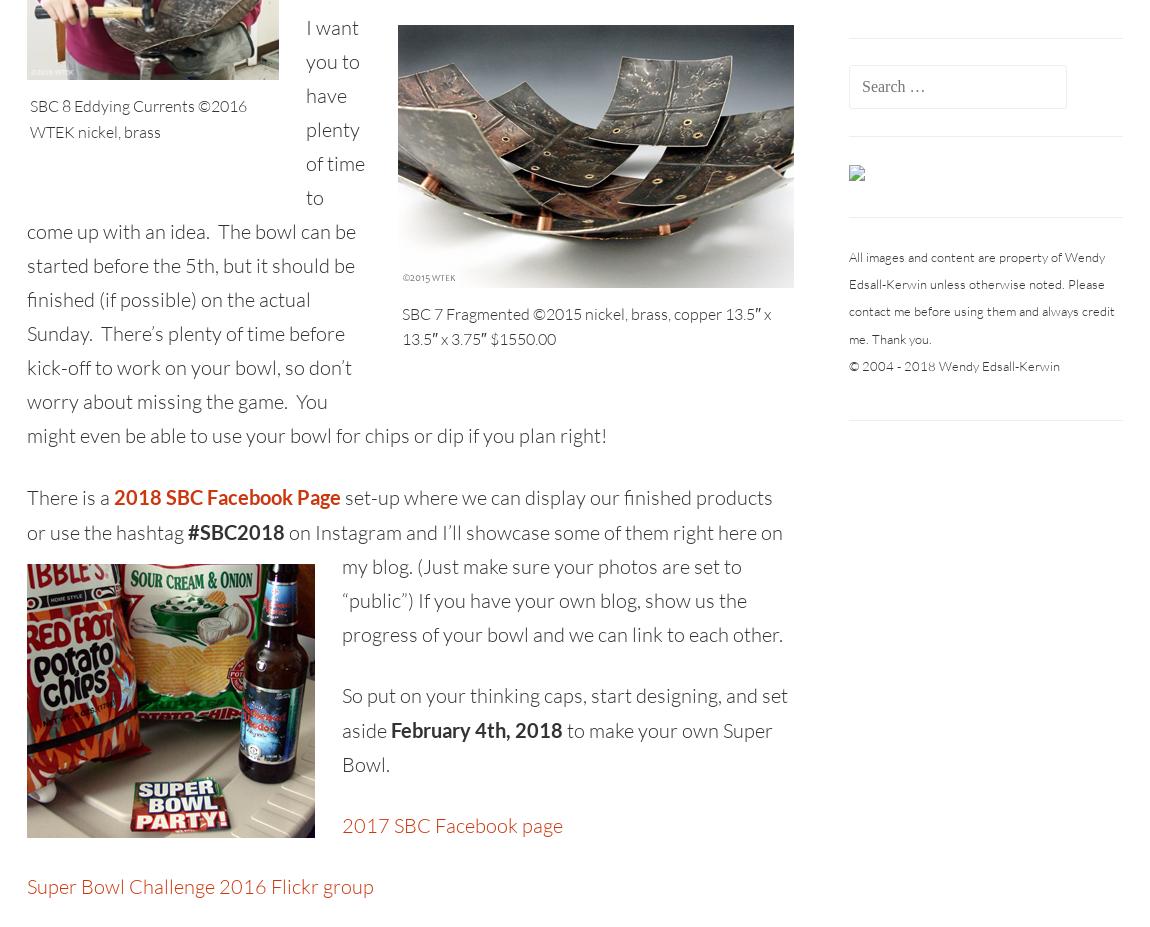  Describe the element at coordinates (342, 825) in the screenshot. I see `'2017 SBC Facebook page'` at that location.